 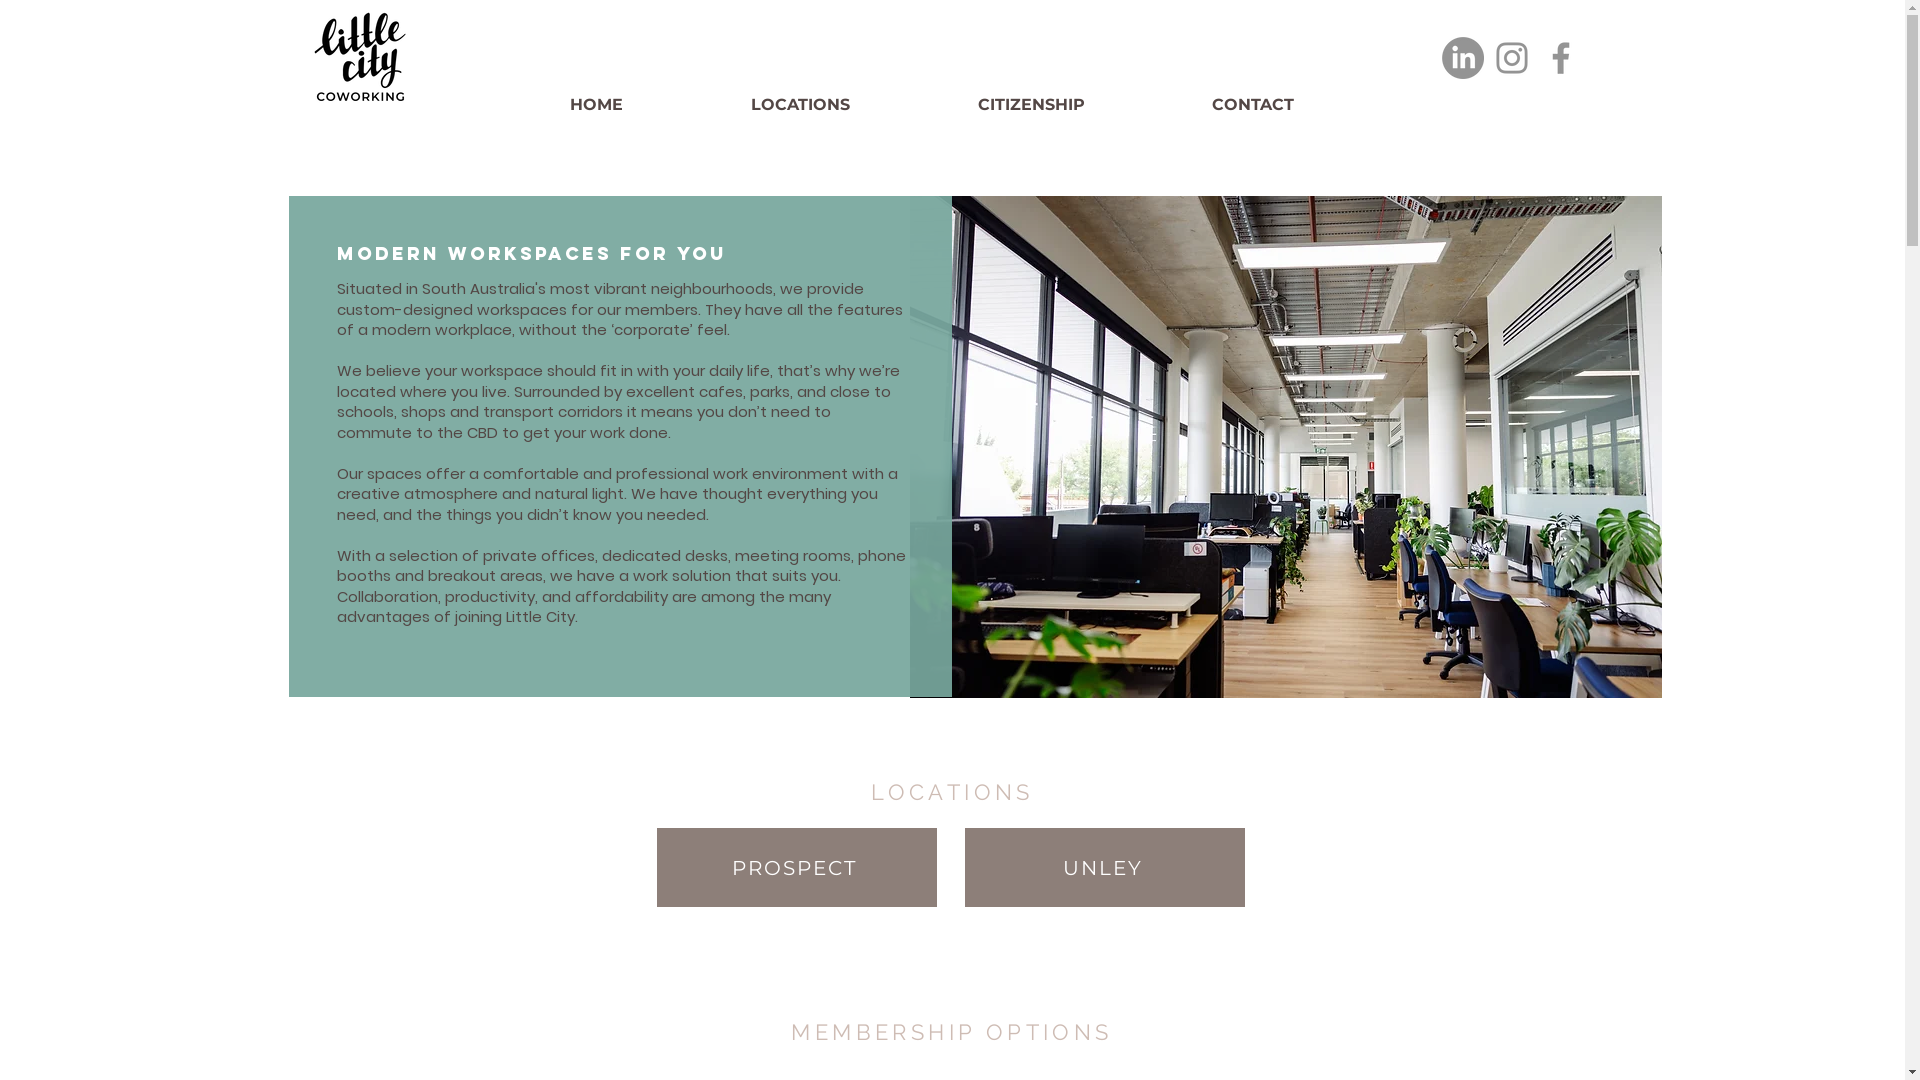 What do you see at coordinates (795, 866) in the screenshot?
I see `'PROSPECT'` at bounding box center [795, 866].